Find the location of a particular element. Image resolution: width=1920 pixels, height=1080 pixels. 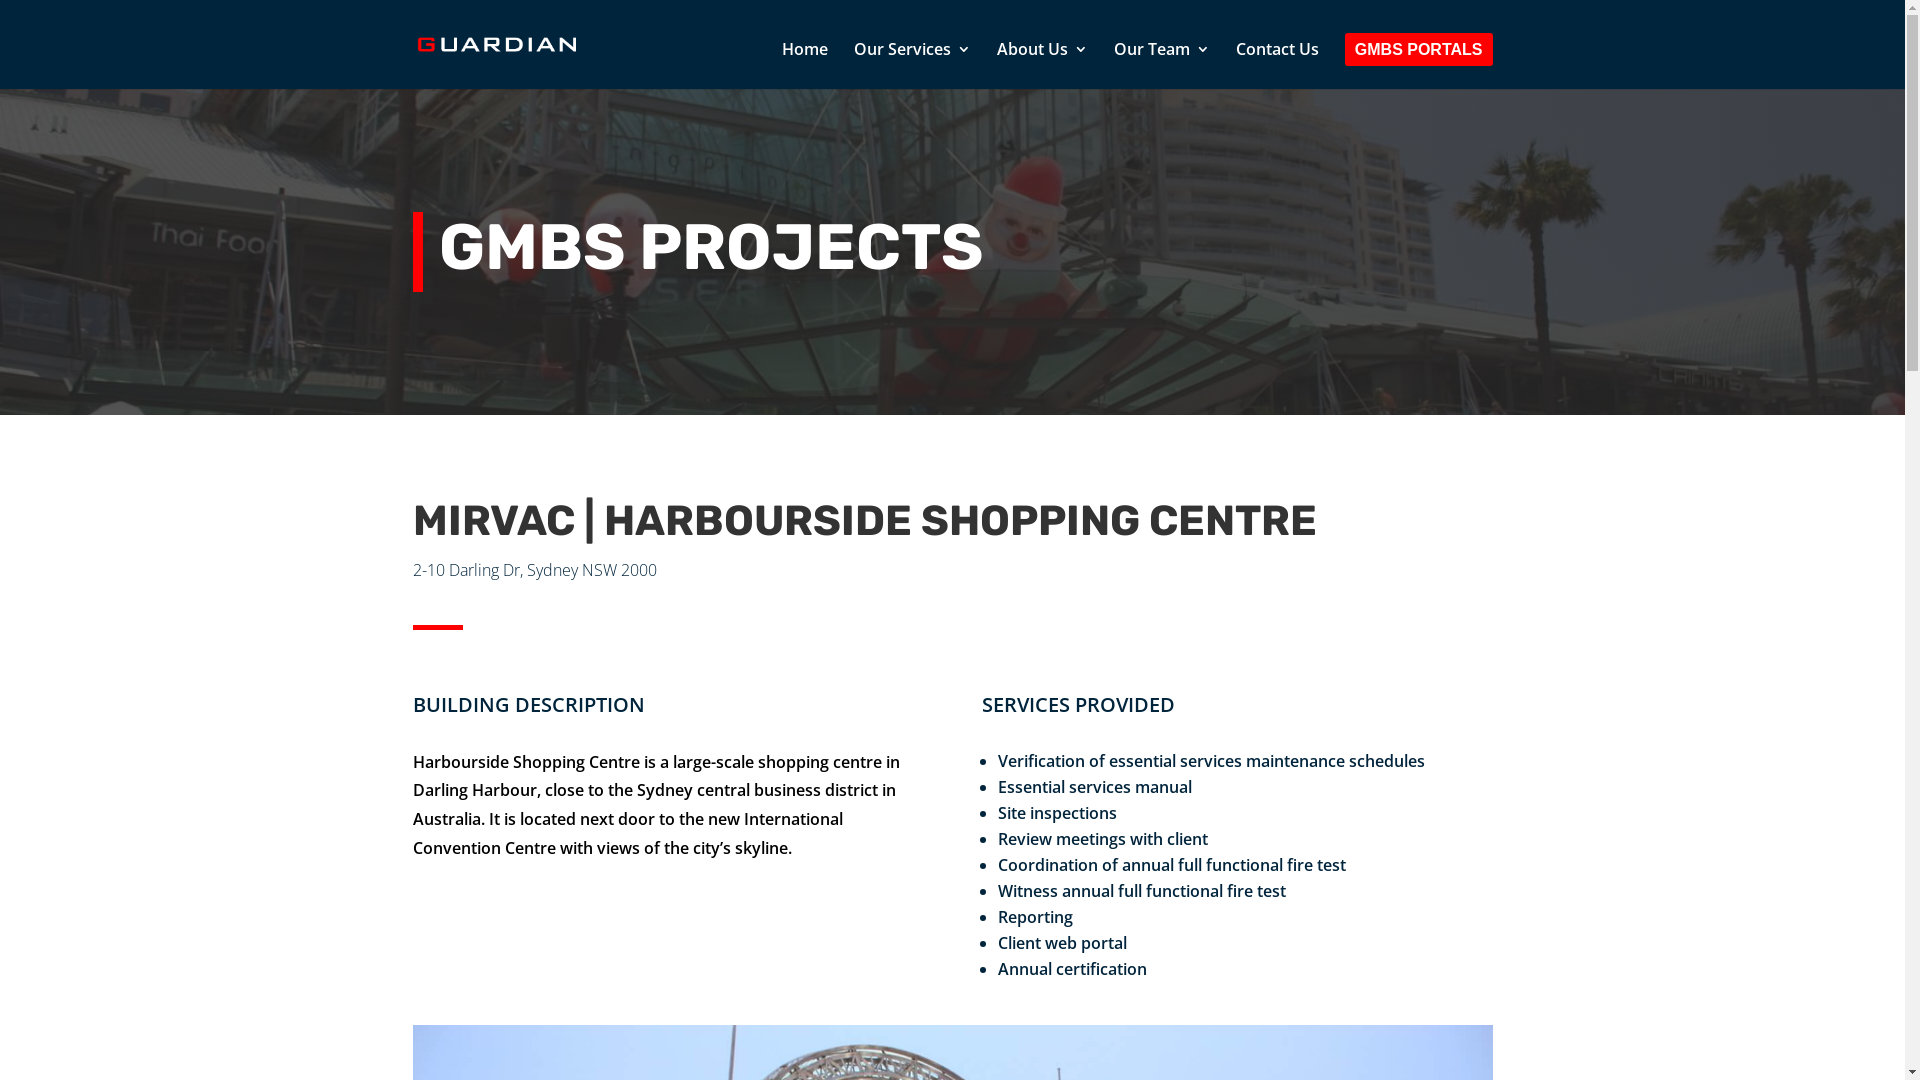

'Home' is located at coordinates (805, 64).